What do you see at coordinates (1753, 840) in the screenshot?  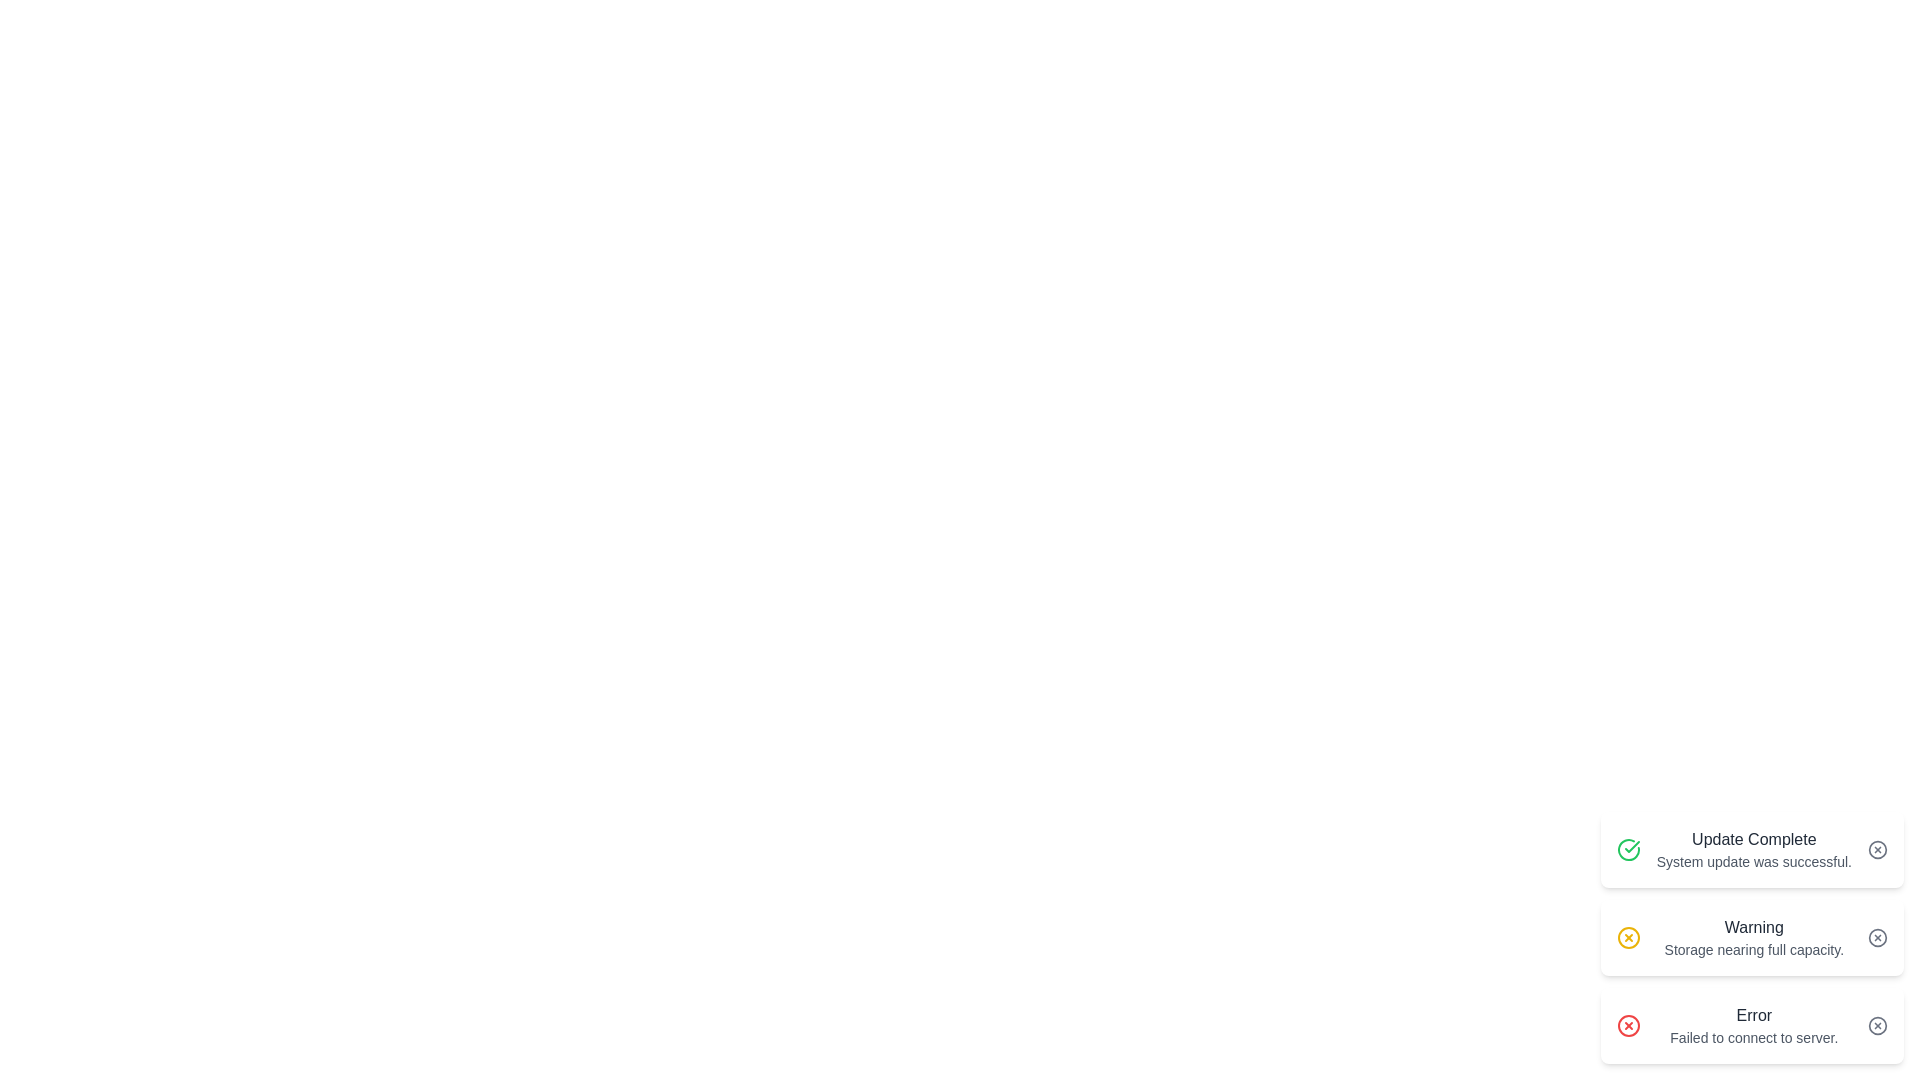 I see `the 'Update Complete' text label element` at bounding box center [1753, 840].